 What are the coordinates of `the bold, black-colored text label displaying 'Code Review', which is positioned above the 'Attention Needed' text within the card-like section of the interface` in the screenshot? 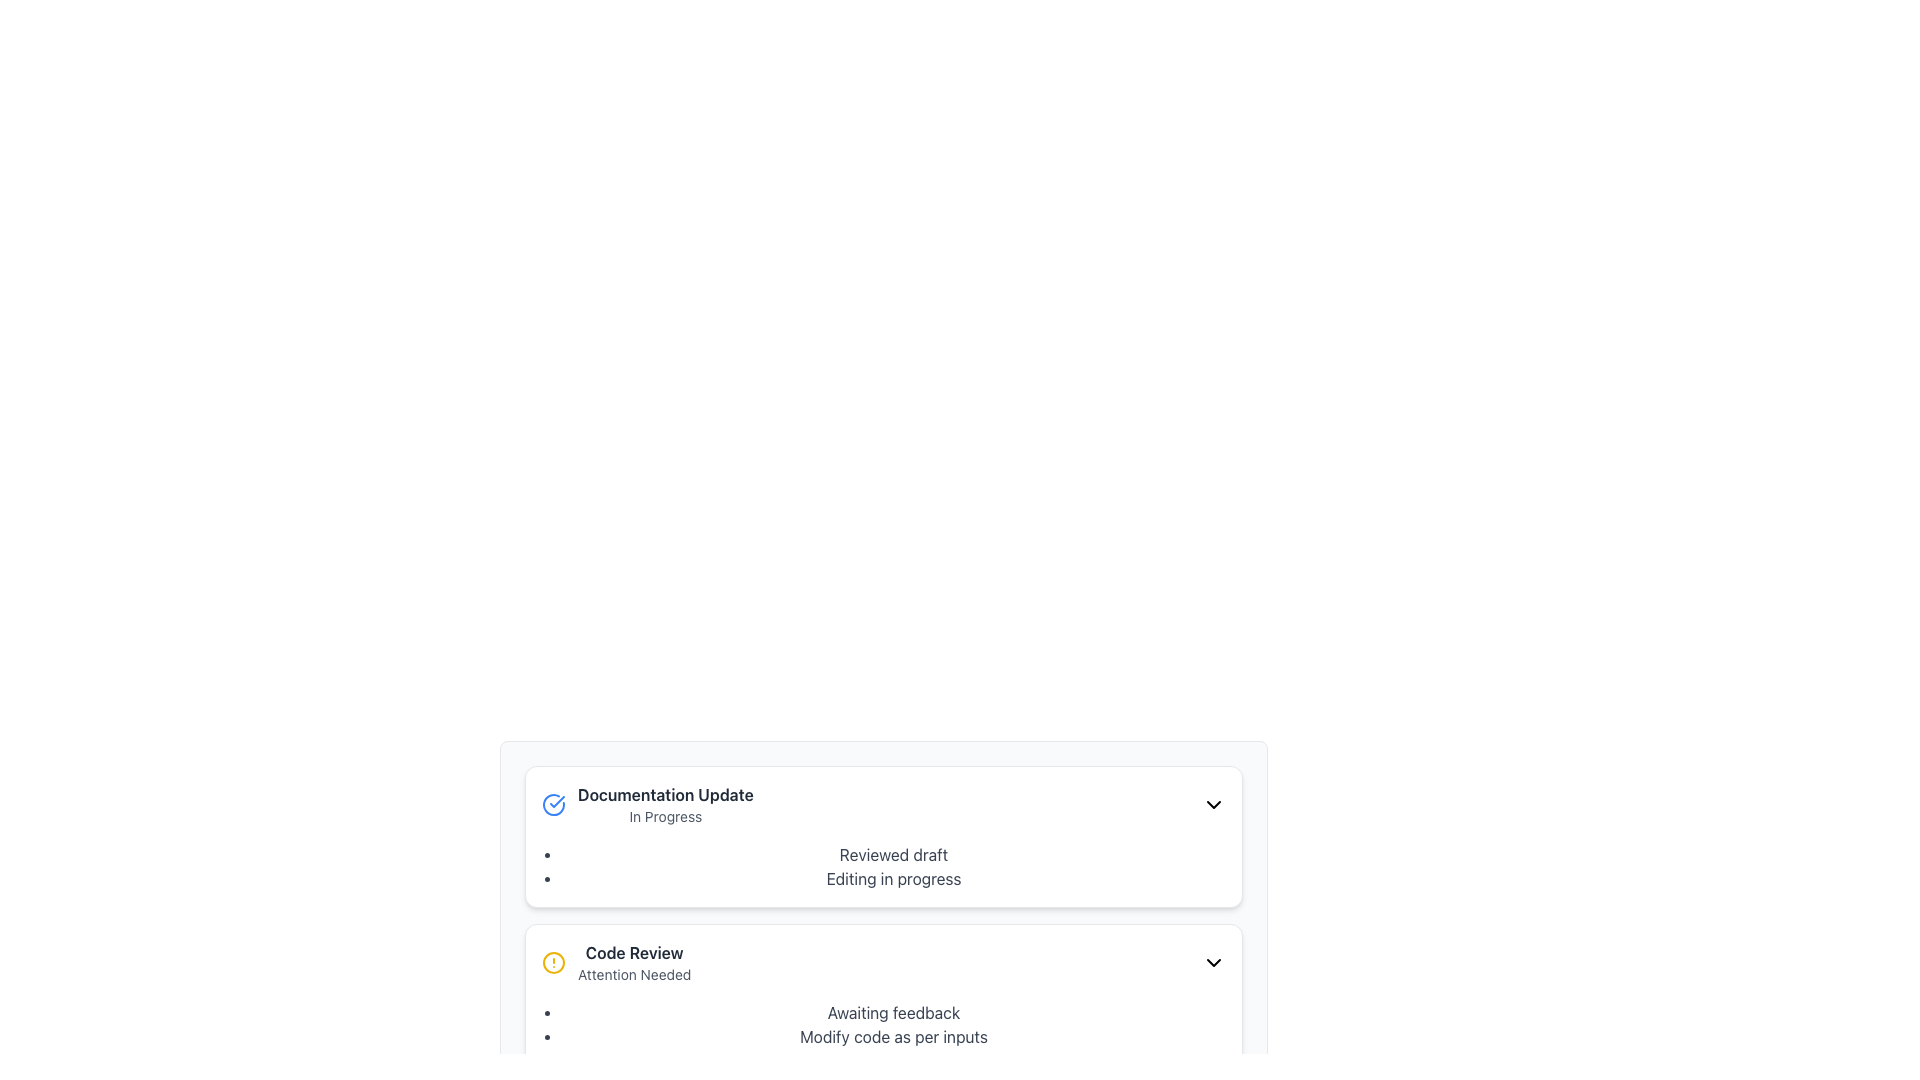 It's located at (633, 951).